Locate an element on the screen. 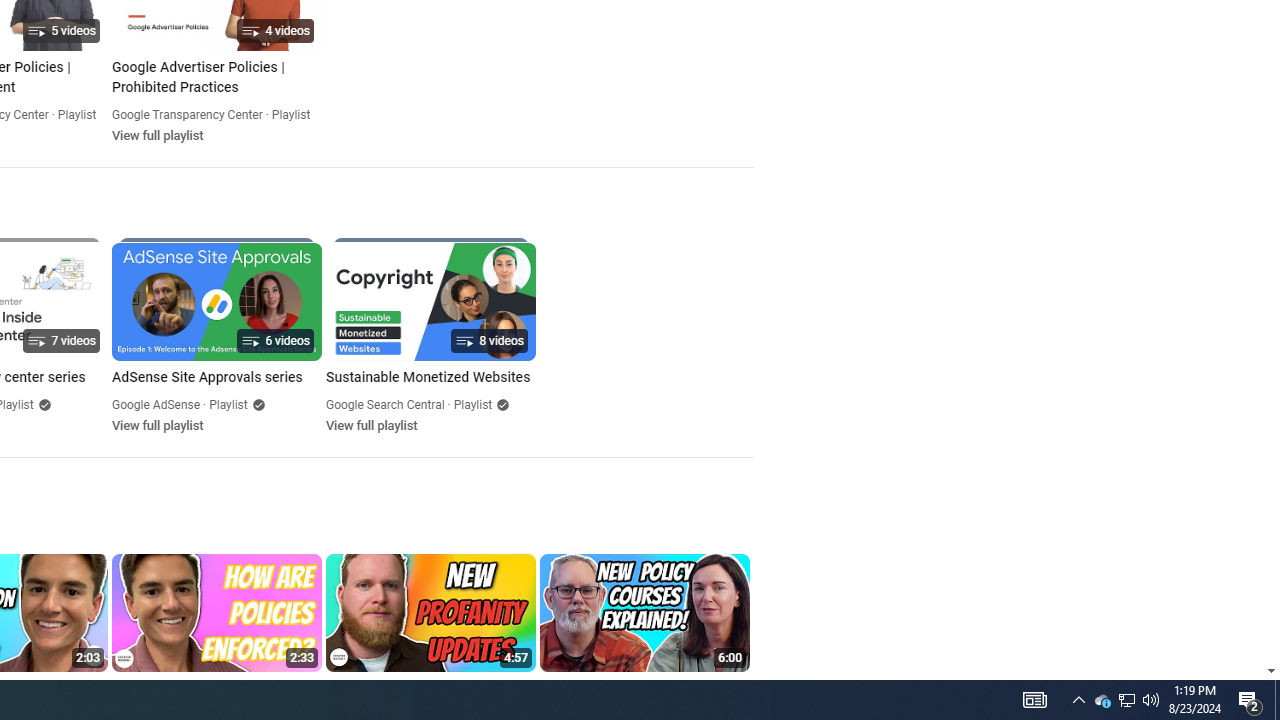 The width and height of the screenshot is (1280, 720). 'AdSense Site Approvals series' is located at coordinates (216, 378).